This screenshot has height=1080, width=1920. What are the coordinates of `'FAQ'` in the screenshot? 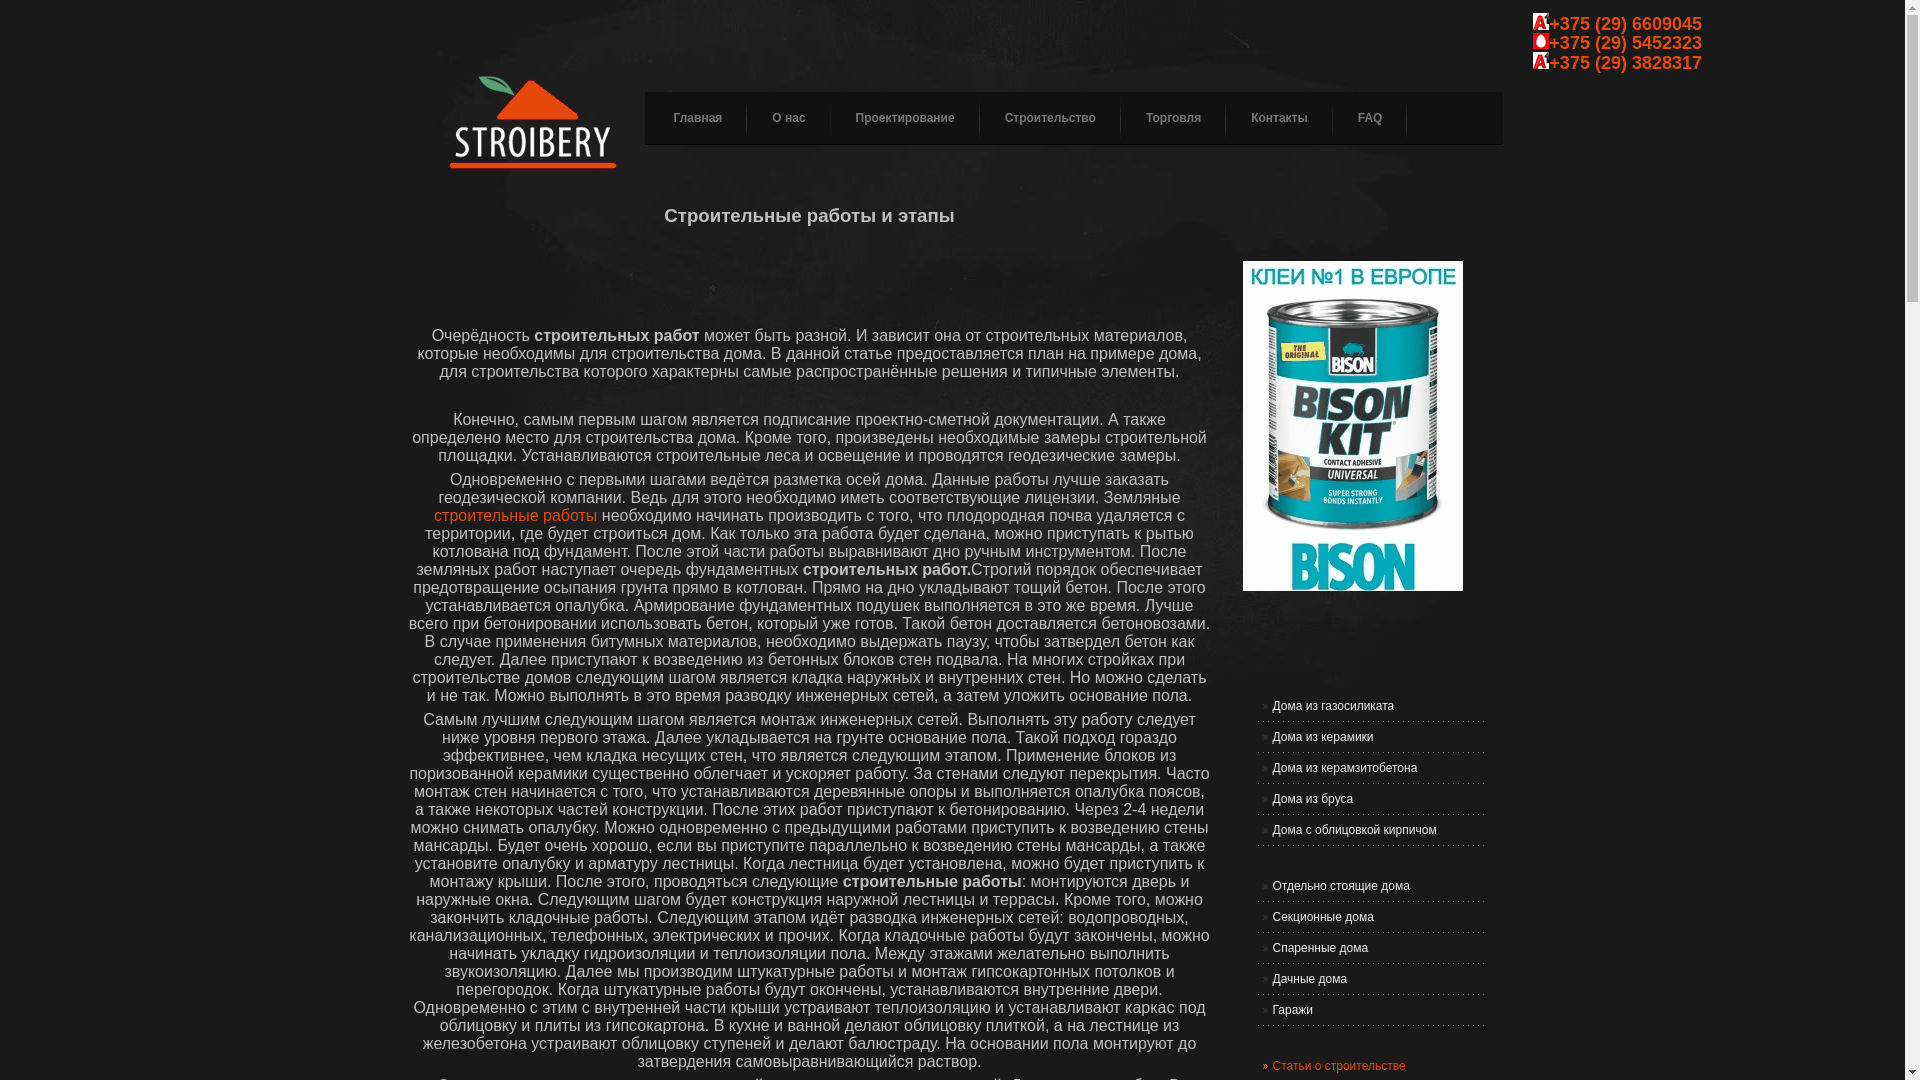 It's located at (1358, 118).